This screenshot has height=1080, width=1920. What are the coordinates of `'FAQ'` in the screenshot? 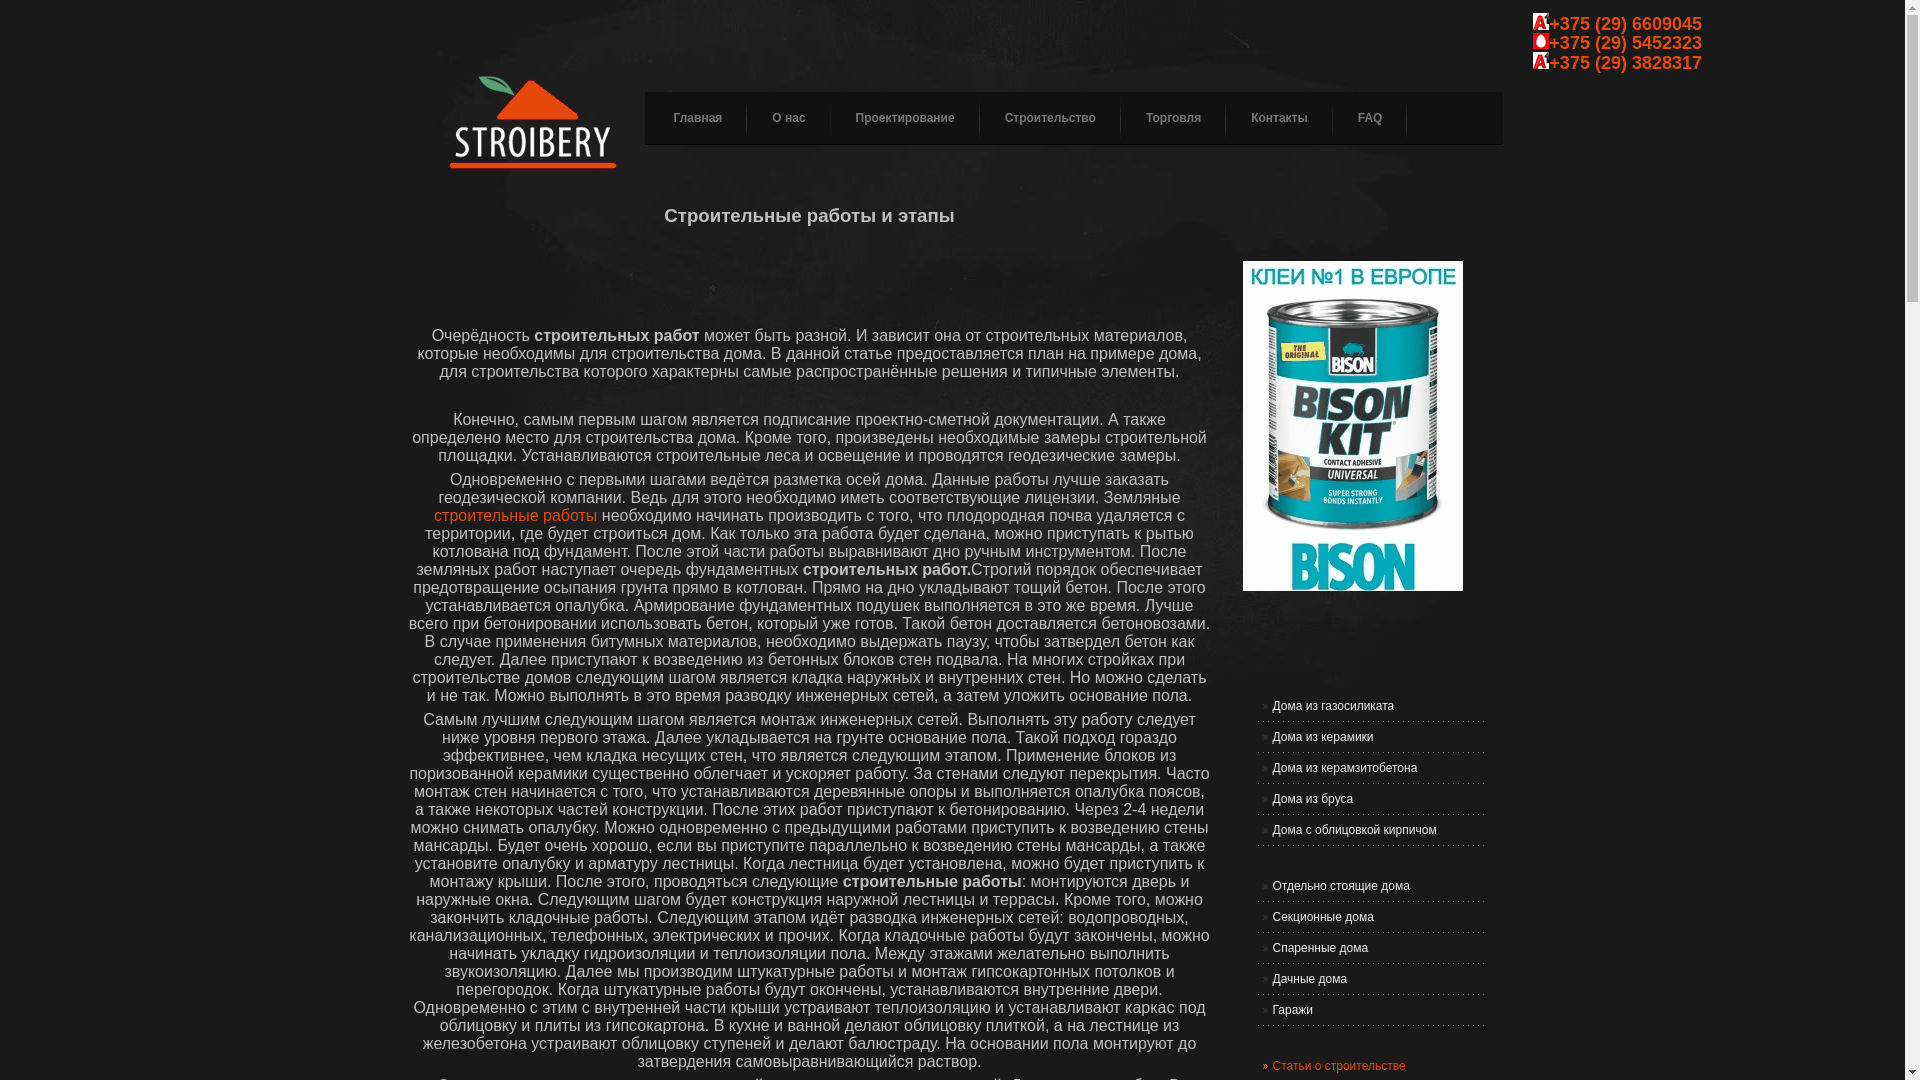 It's located at (1358, 118).